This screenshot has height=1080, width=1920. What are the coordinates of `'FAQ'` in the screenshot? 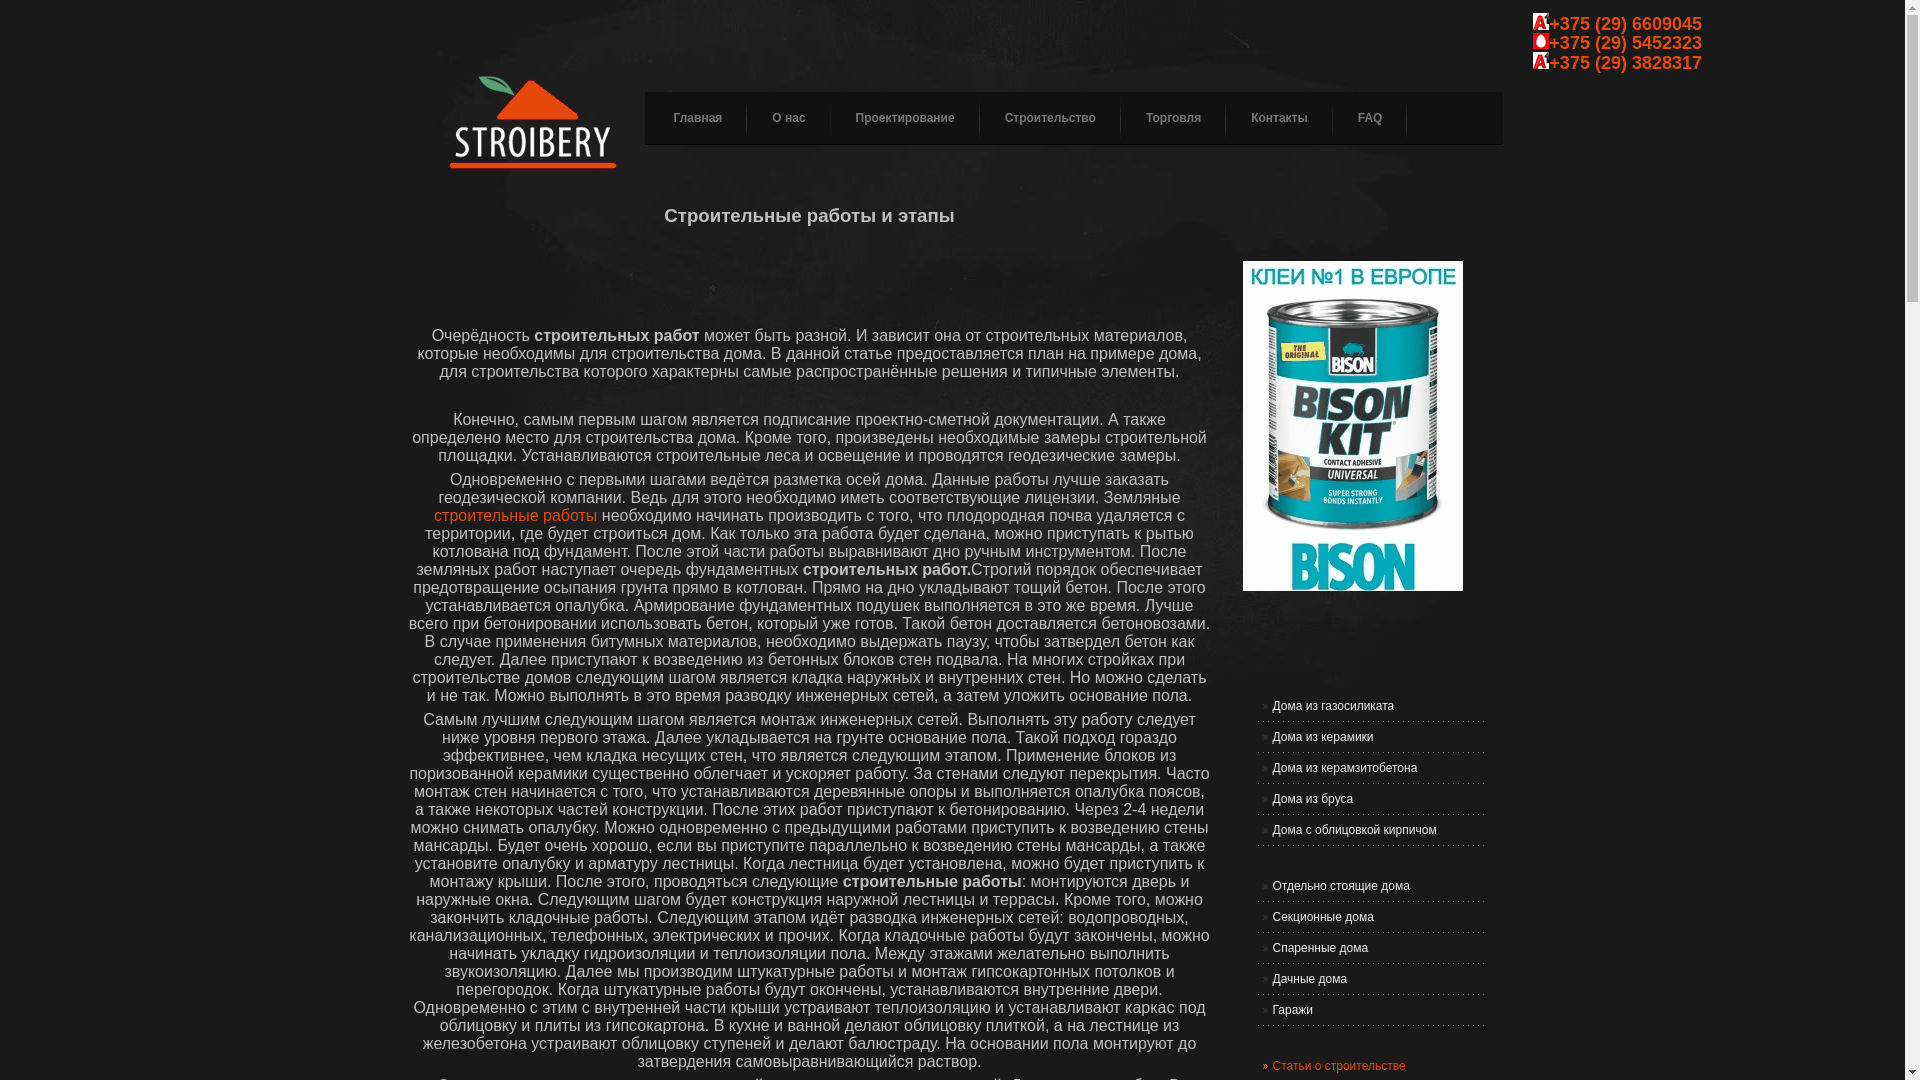 It's located at (1358, 118).